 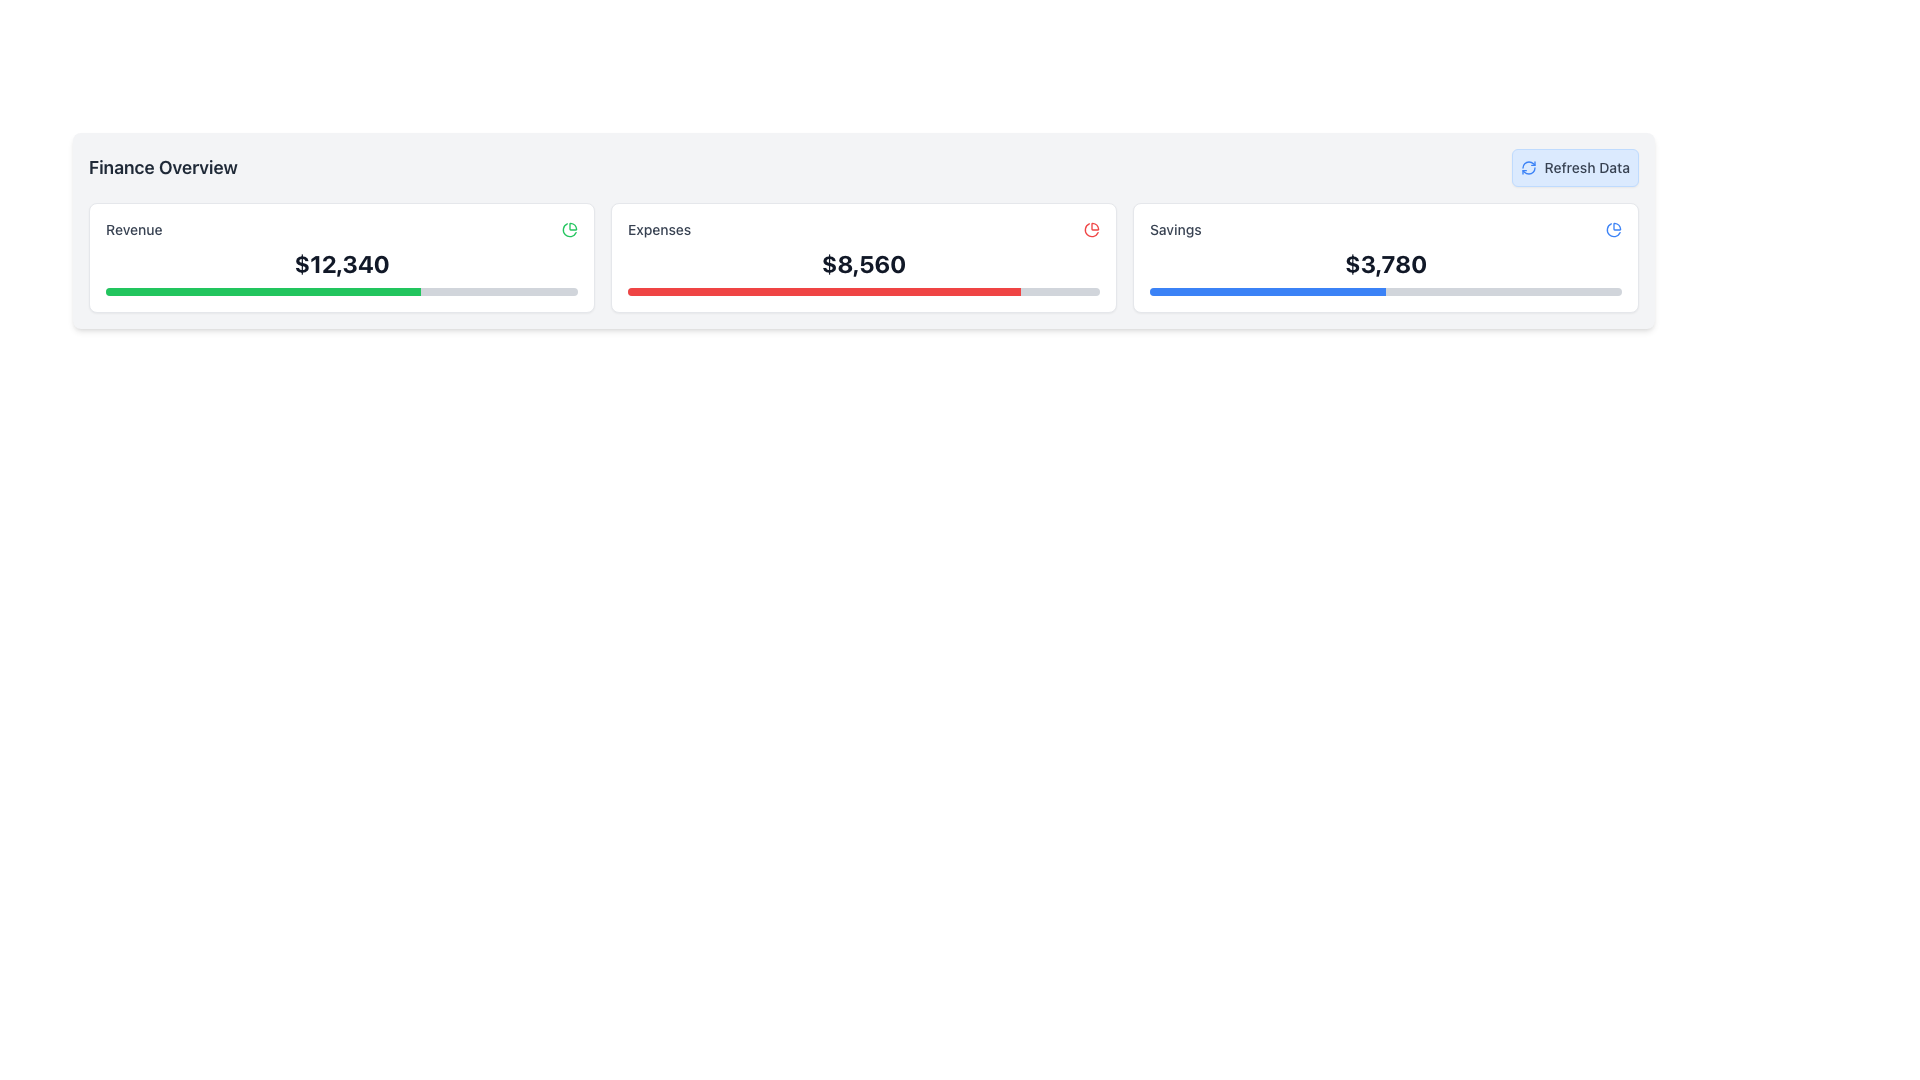 I want to click on financial data presented in the 'Savings' card, which displays the text 'Savings' and the value '$3,780', so click(x=1385, y=257).